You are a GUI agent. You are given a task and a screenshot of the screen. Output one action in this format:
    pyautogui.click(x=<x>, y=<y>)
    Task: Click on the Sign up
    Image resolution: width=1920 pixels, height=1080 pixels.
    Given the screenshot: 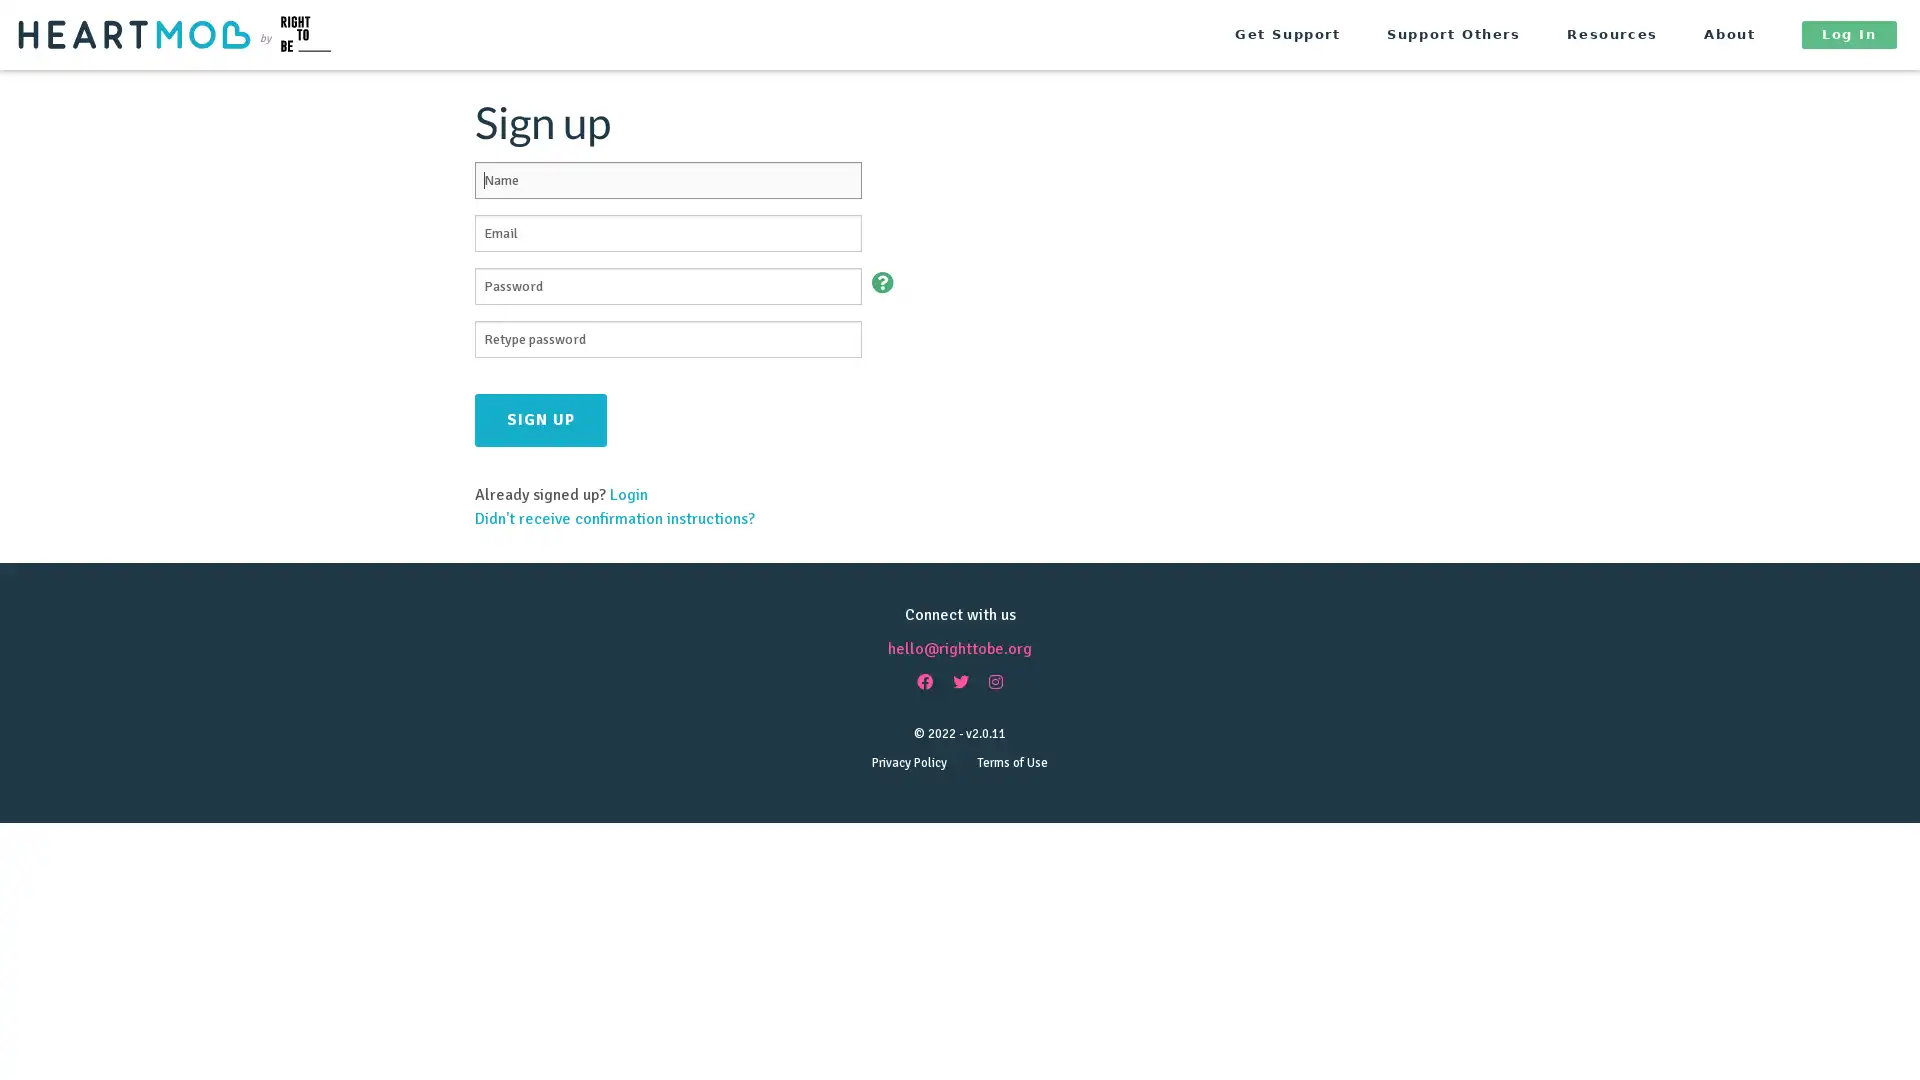 What is the action you would take?
    pyautogui.click(x=541, y=418)
    